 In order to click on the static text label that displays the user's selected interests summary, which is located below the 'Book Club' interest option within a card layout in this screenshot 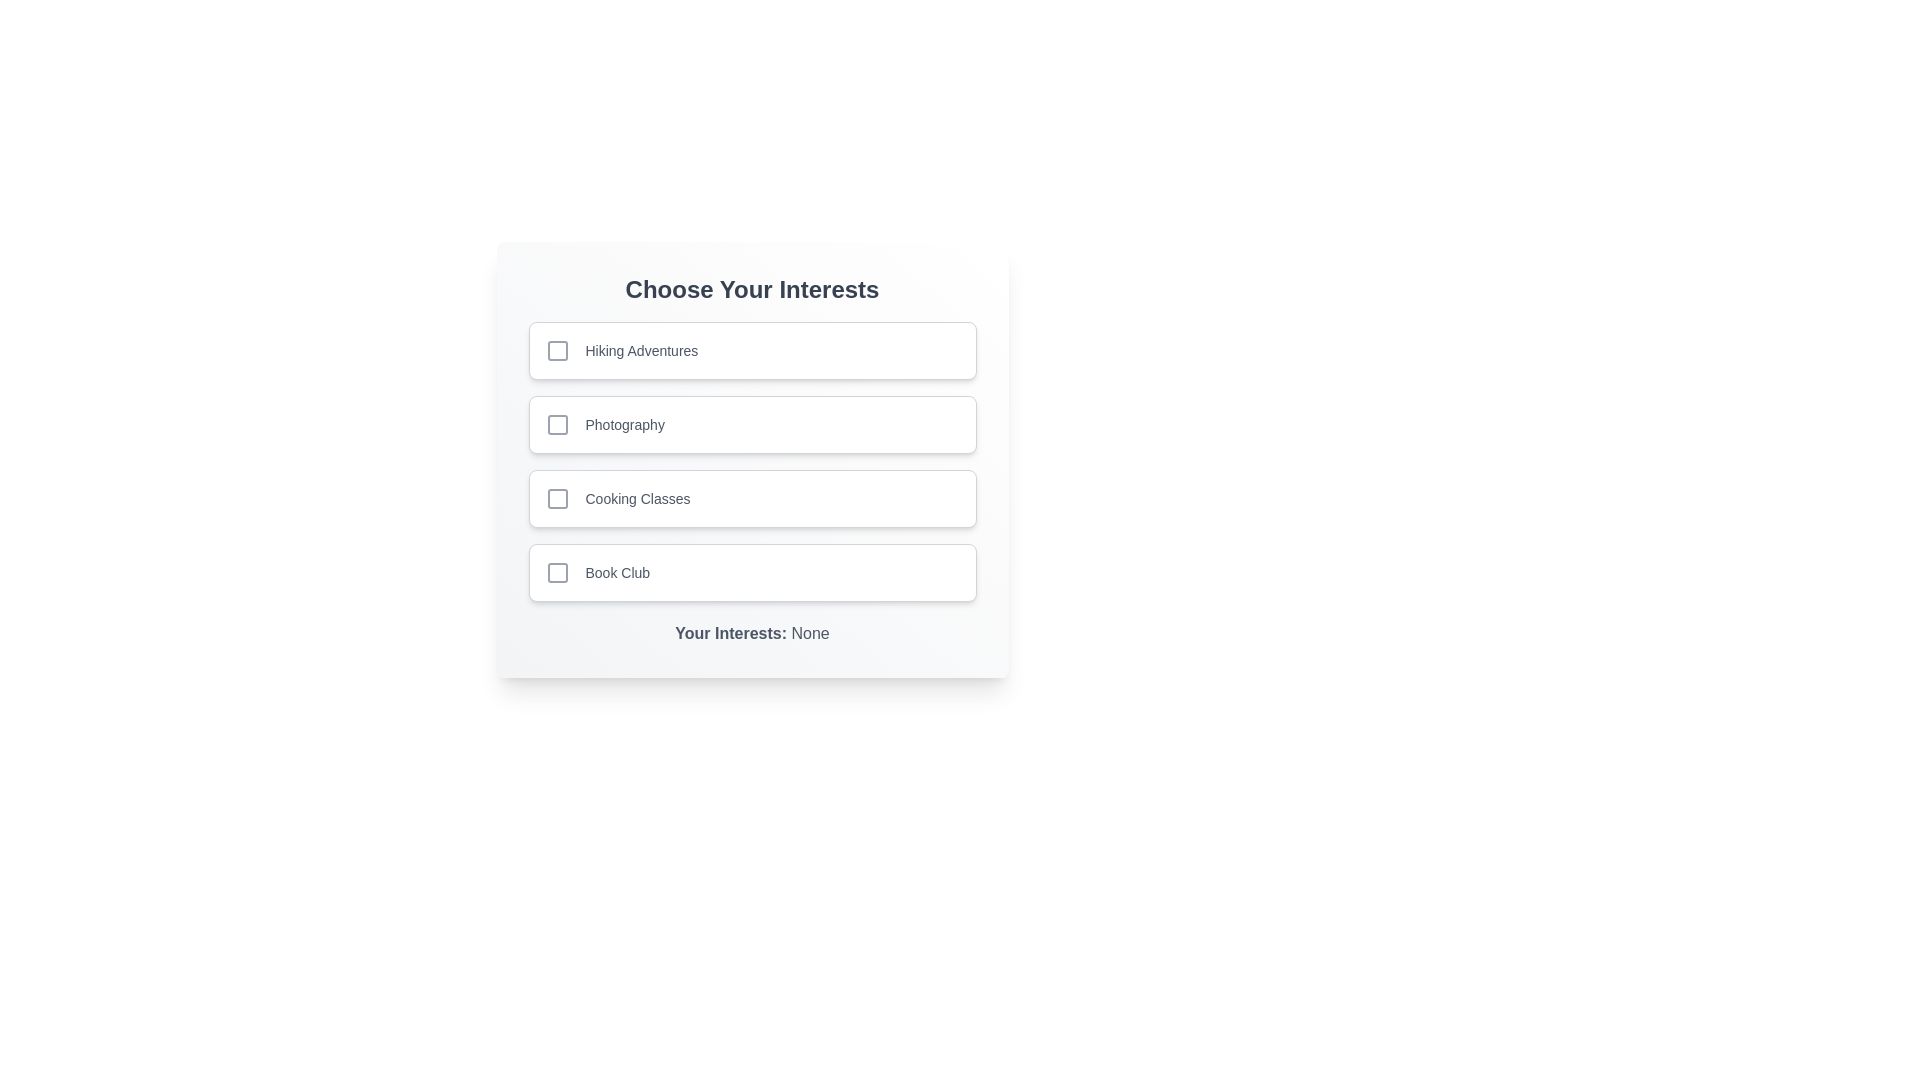, I will do `click(751, 623)`.